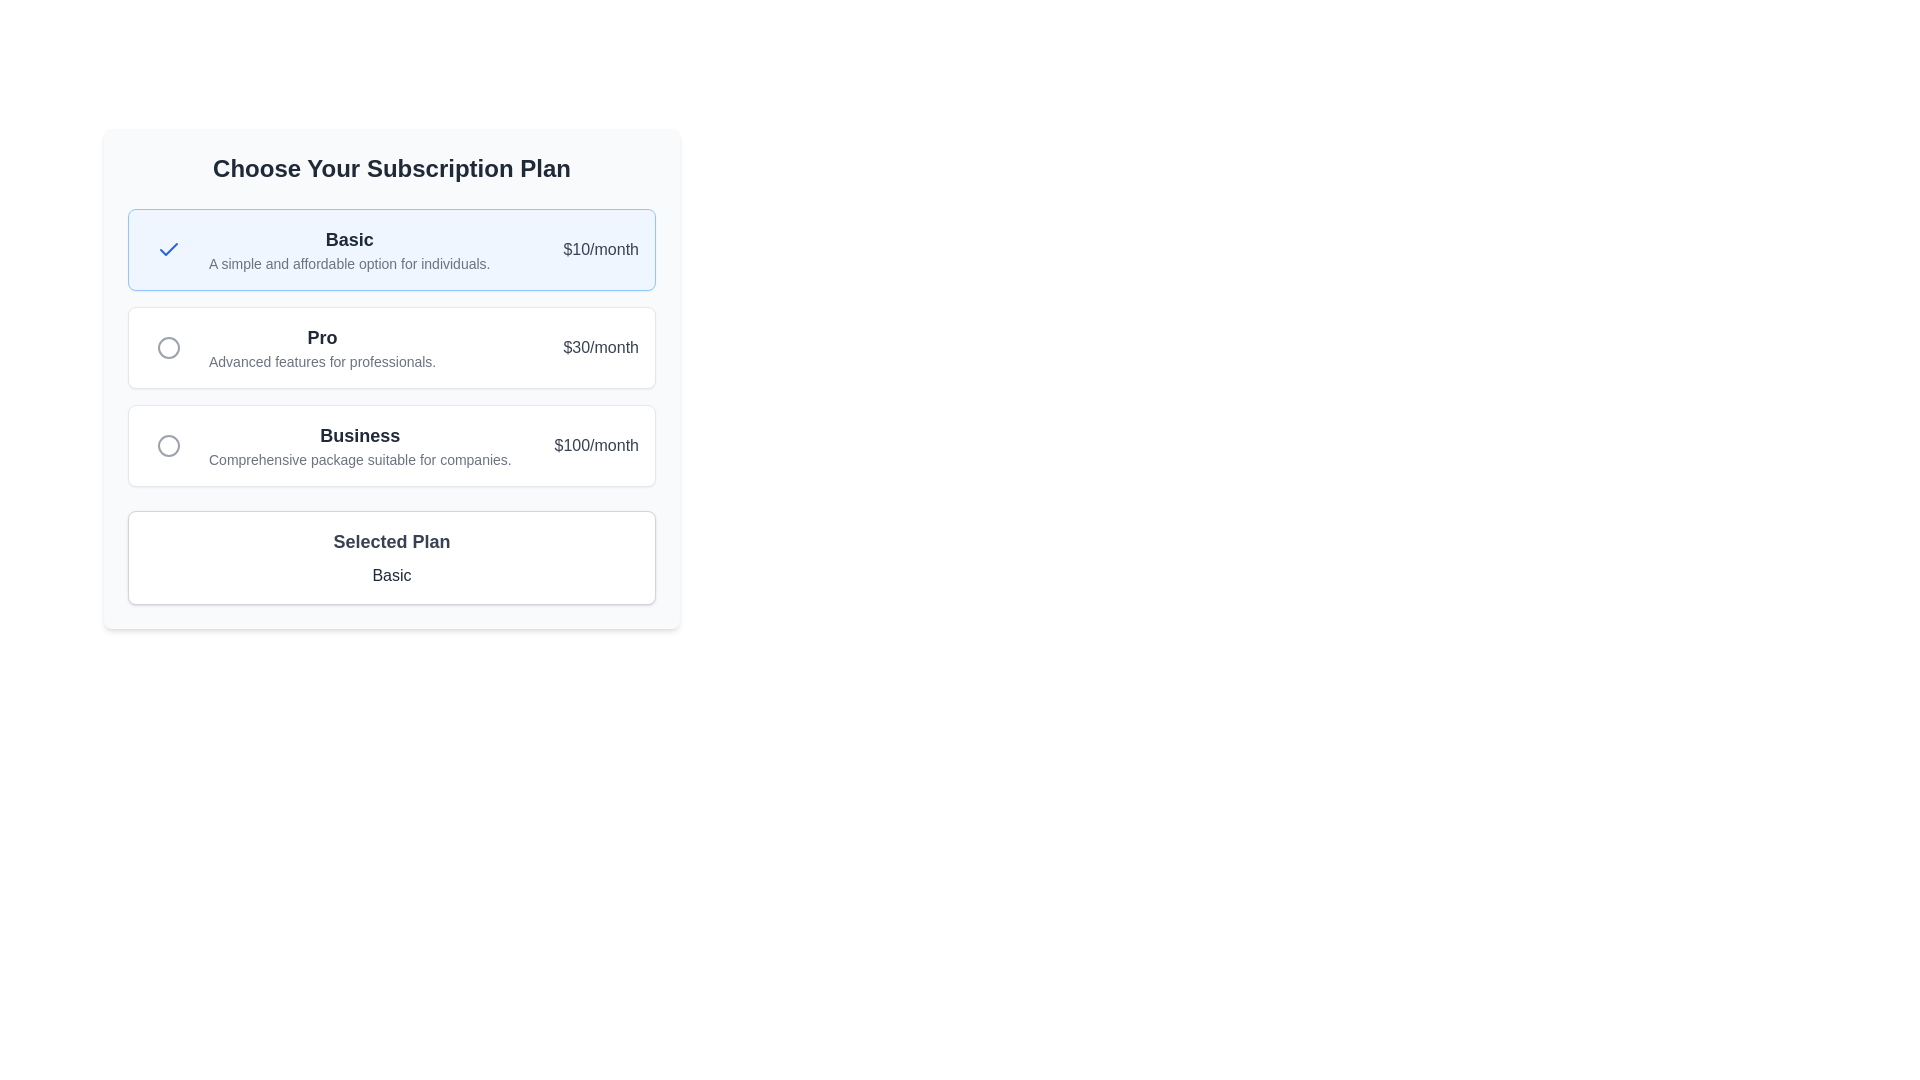 The width and height of the screenshot is (1920, 1080). I want to click on the blue checkmark icon indicating selection for the 'Basic $10/month' subscription option located at the top section of the plan selection interface, so click(168, 249).